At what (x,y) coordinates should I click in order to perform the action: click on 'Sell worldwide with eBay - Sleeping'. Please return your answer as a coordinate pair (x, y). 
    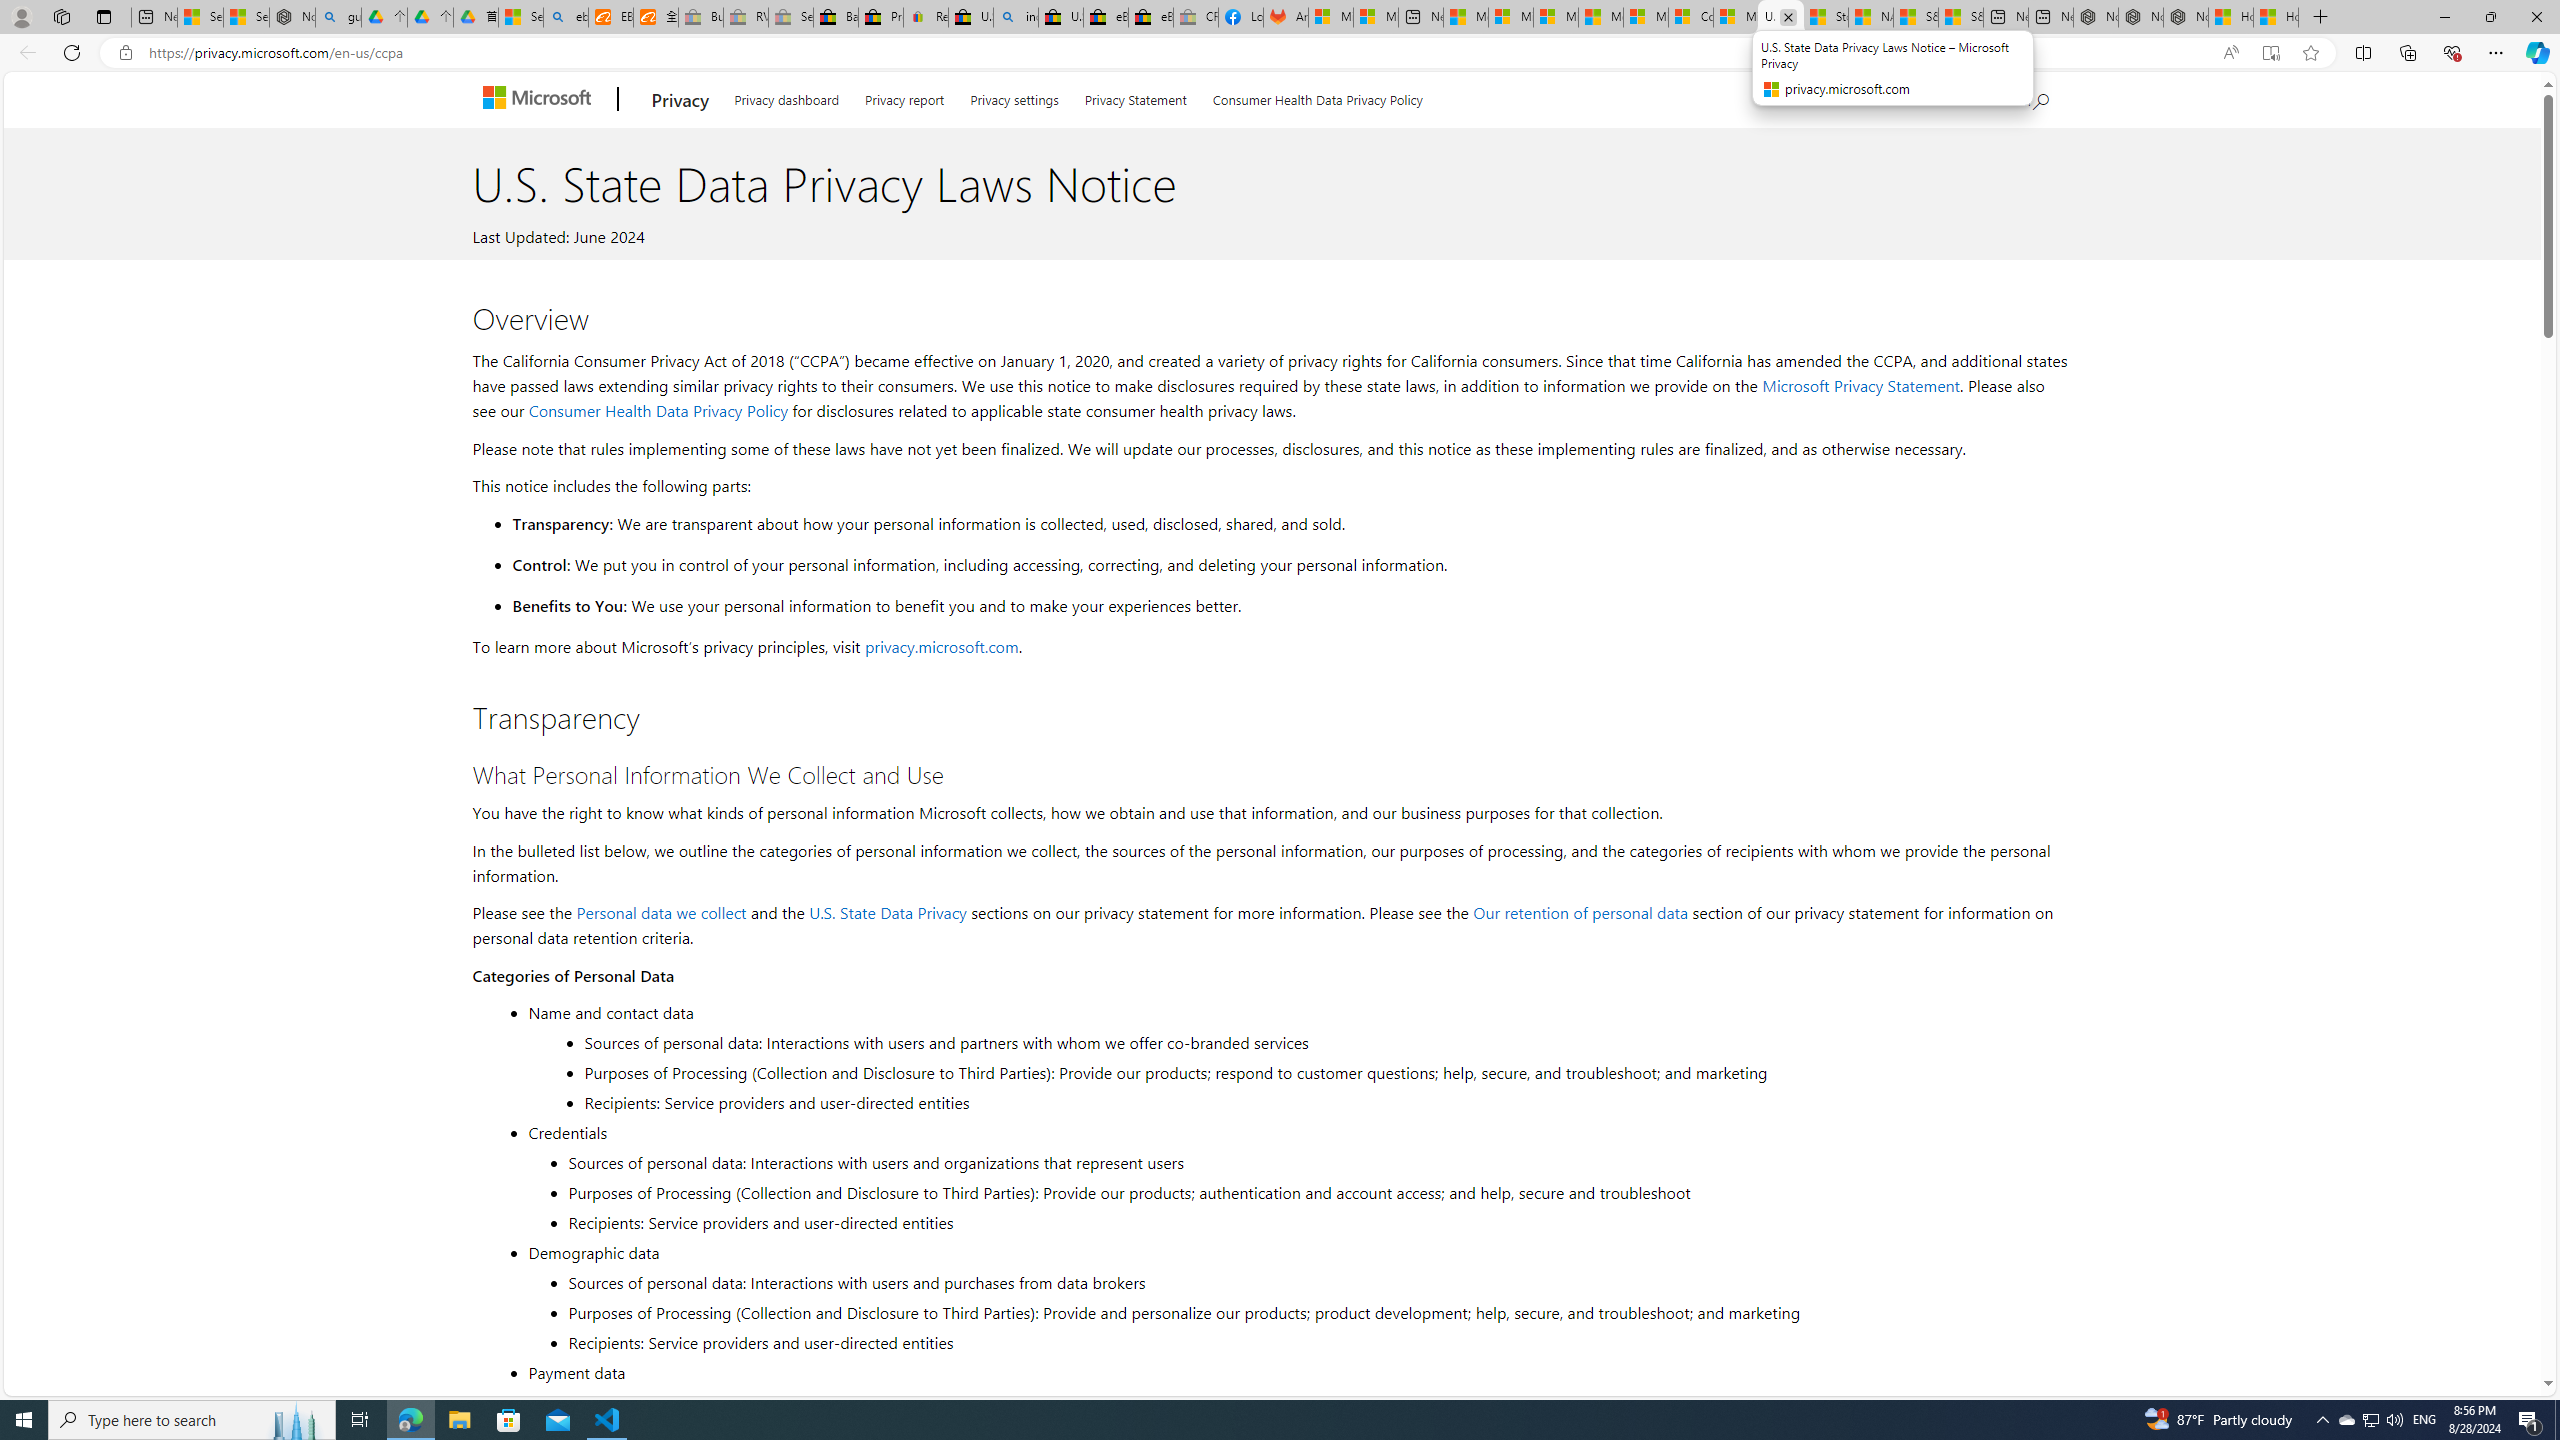
    Looking at the image, I should click on (790, 16).